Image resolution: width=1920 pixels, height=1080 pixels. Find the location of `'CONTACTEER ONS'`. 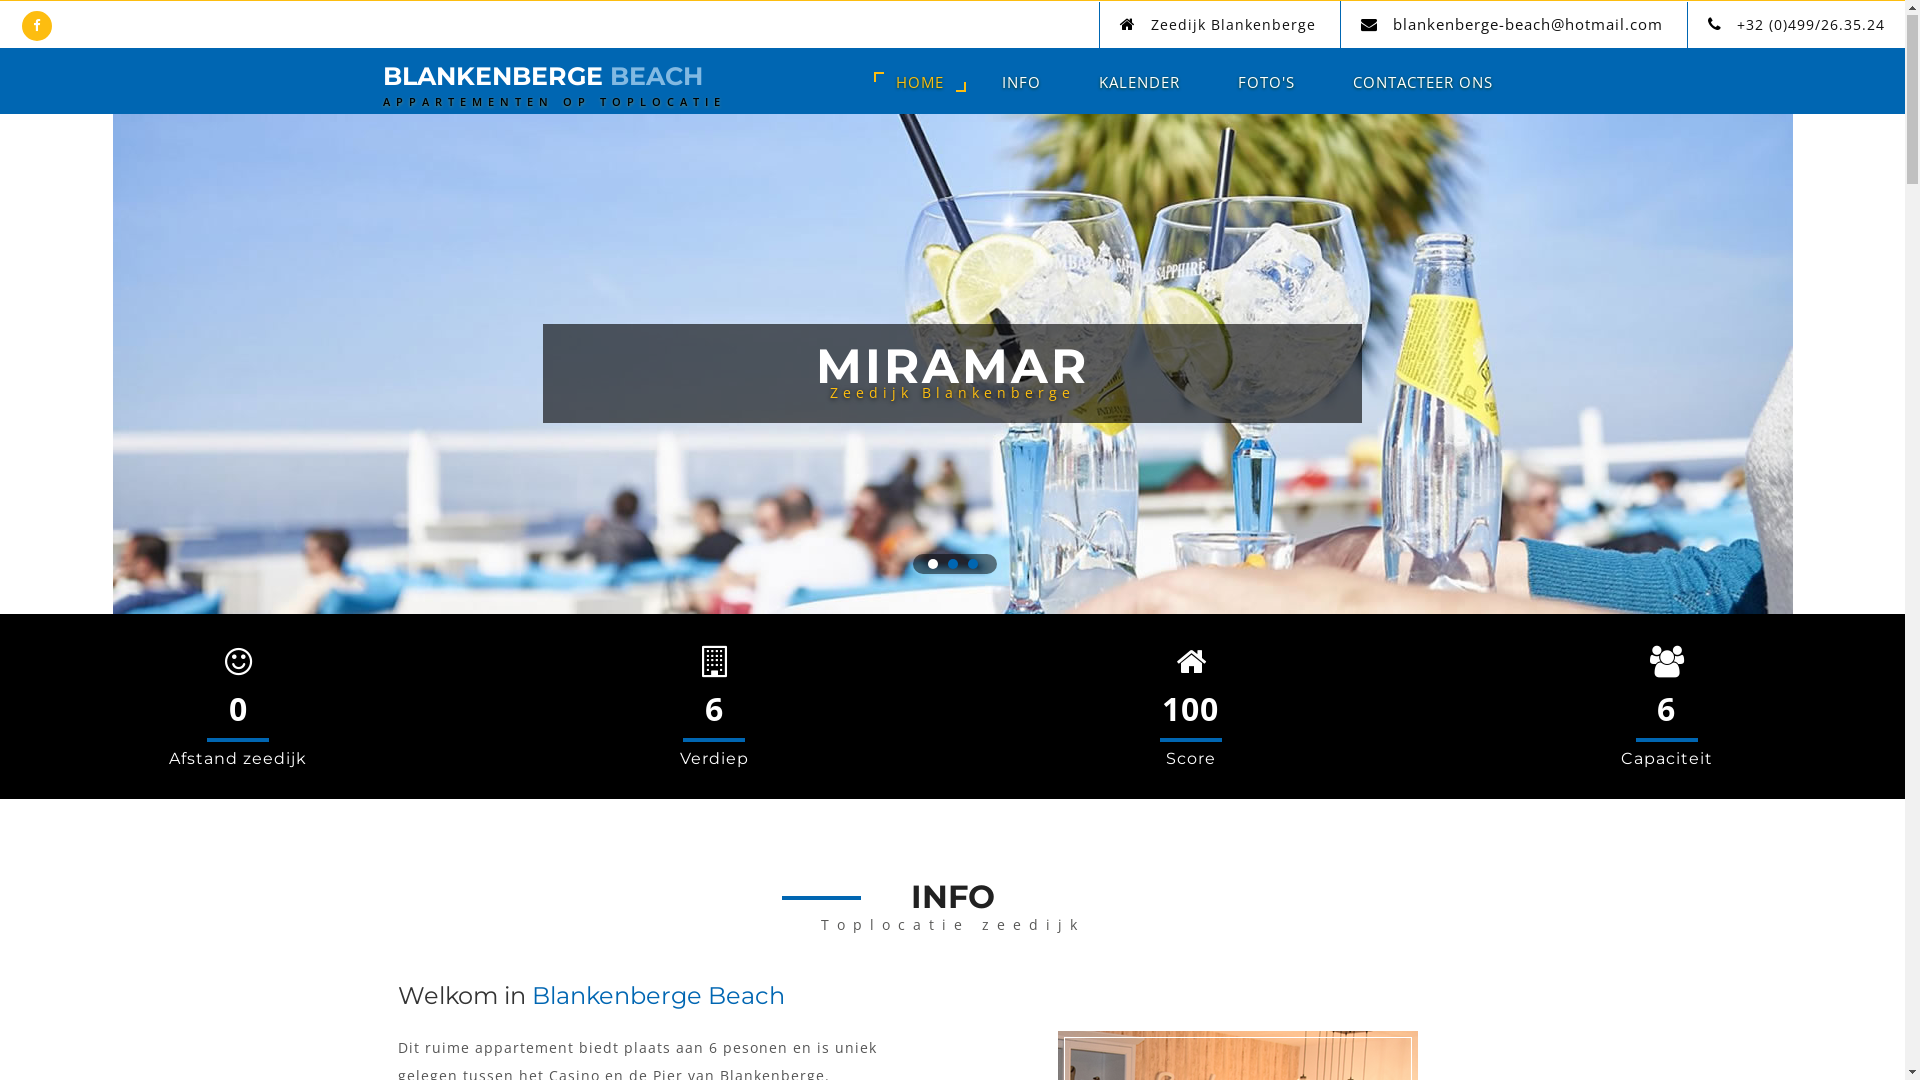

'CONTACTEER ONS' is located at coordinates (1421, 82).